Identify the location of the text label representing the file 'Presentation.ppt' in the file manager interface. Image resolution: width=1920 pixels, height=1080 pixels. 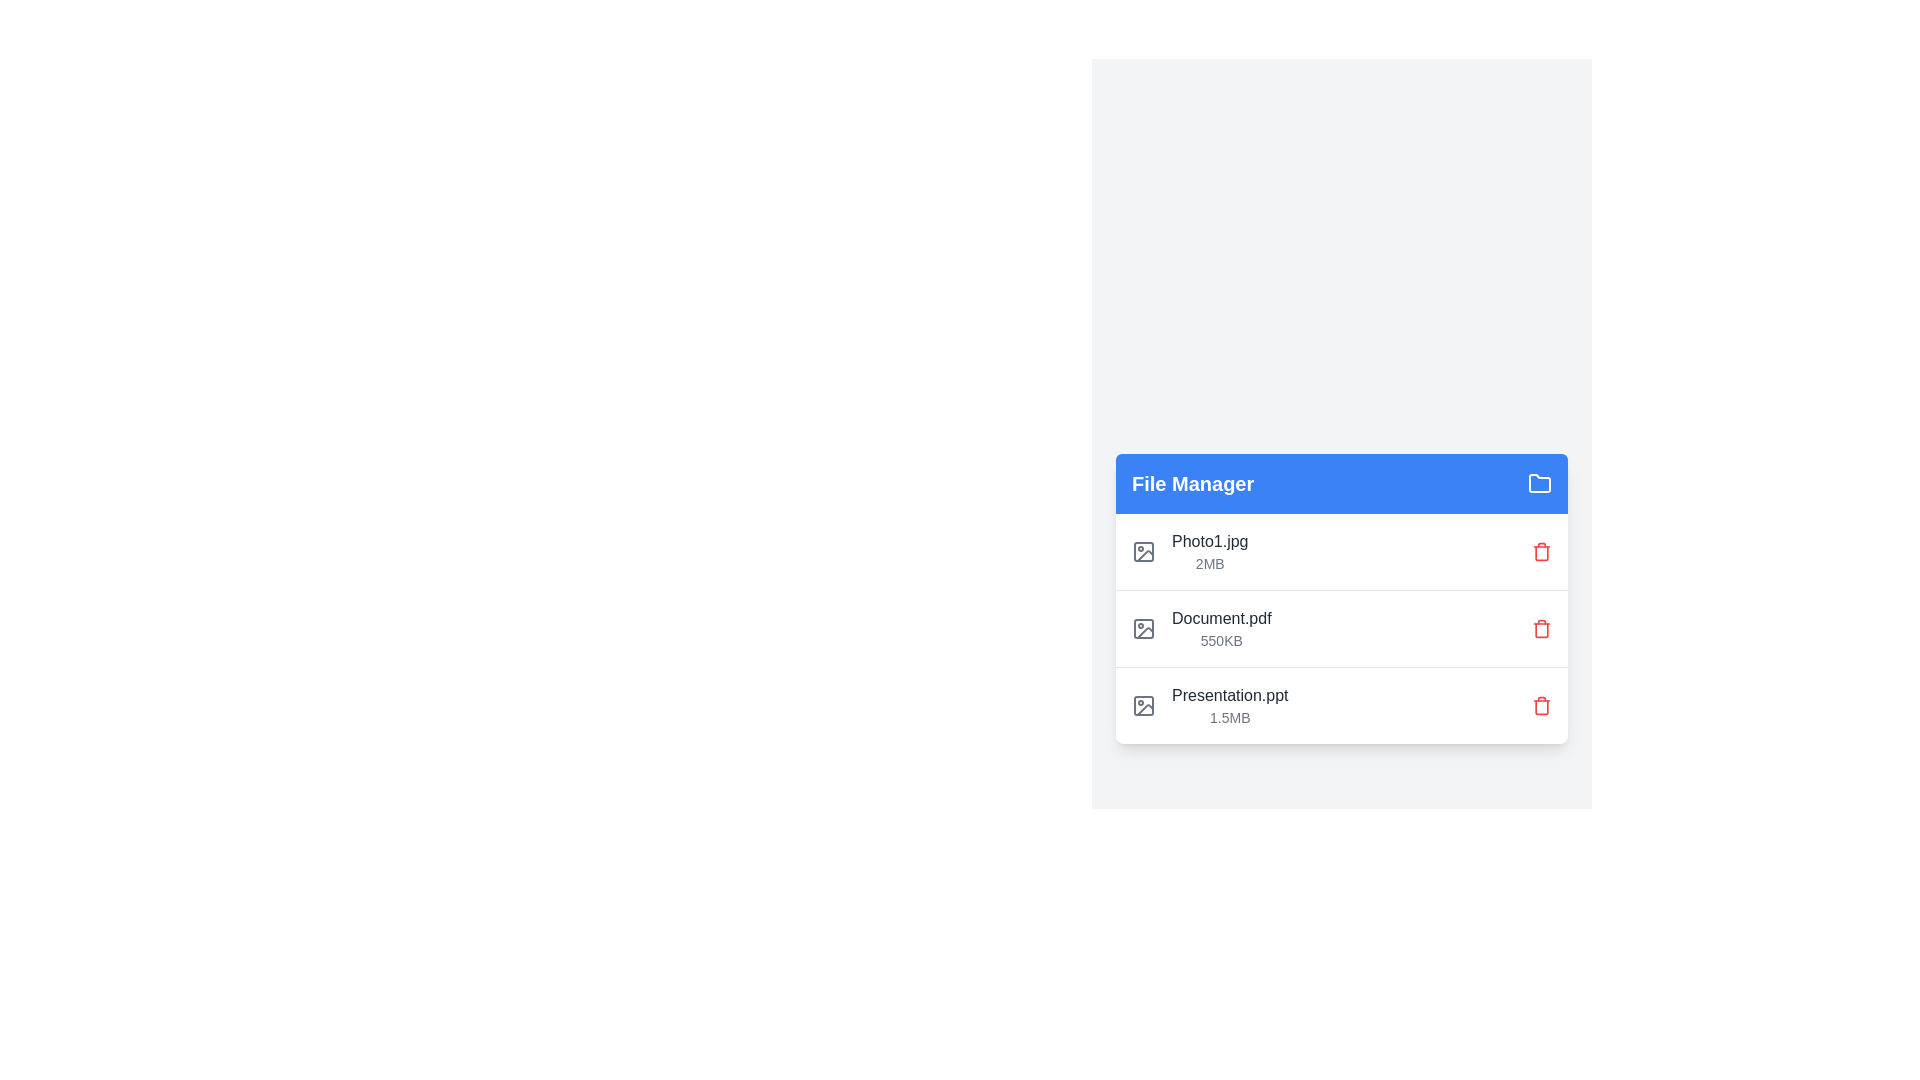
(1229, 694).